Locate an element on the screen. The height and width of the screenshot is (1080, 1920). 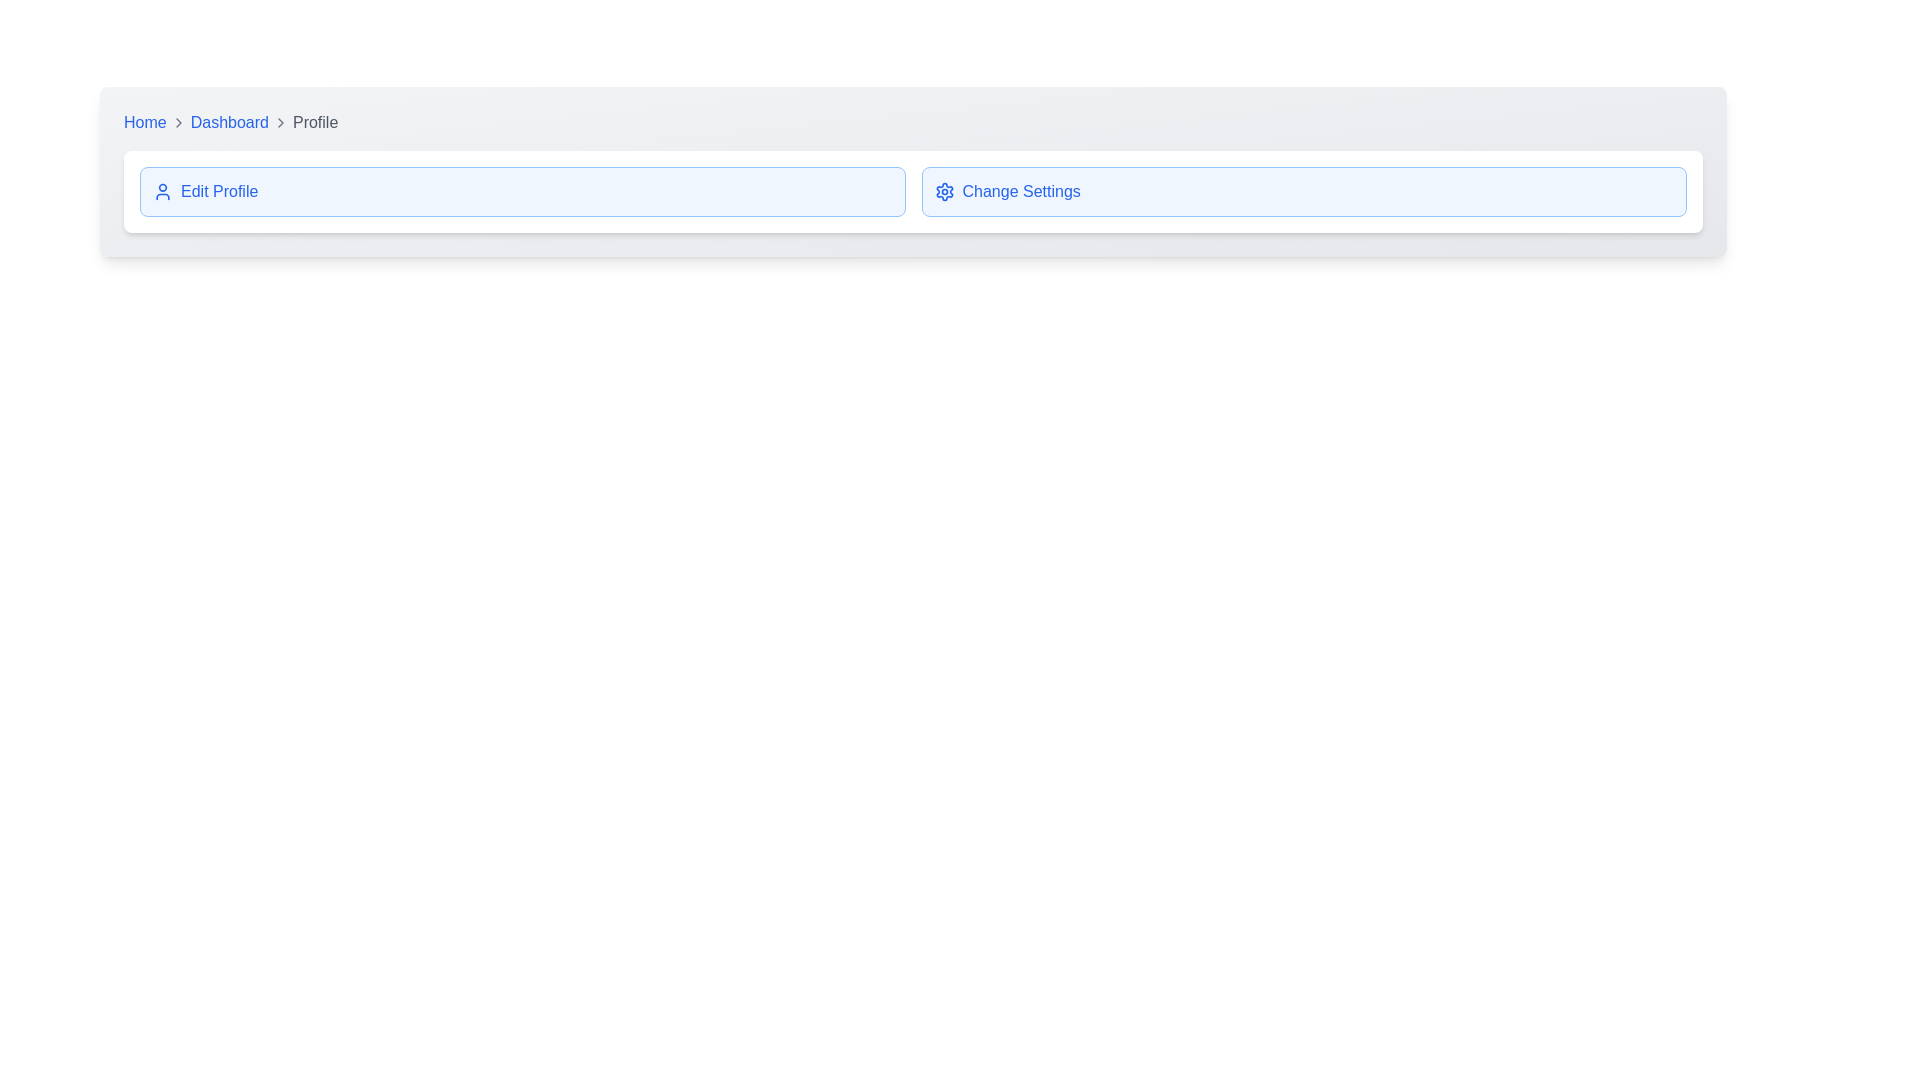
the breadcrumb delimiter icon located between the 'Home' link and additional breadcrumb elements, which visually separates the hierarchical navigation items is located at coordinates (178, 123).